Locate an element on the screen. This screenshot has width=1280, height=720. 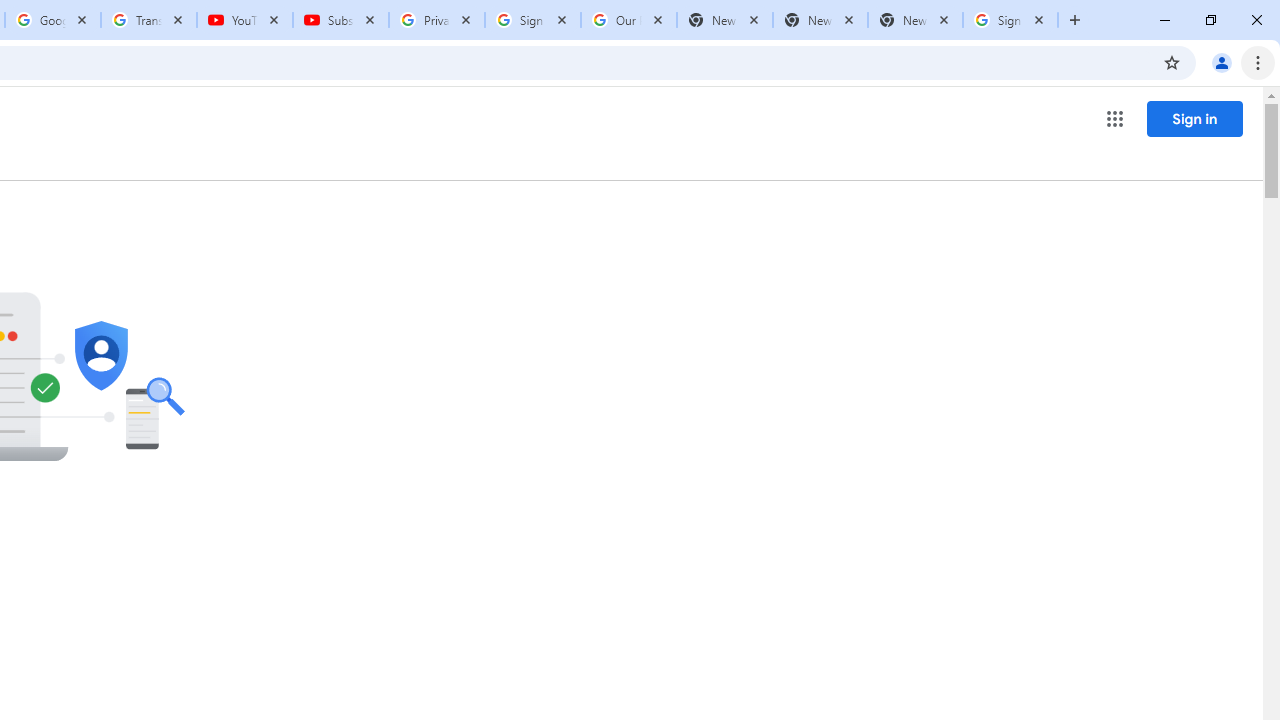
'Chrome' is located at coordinates (1259, 61).